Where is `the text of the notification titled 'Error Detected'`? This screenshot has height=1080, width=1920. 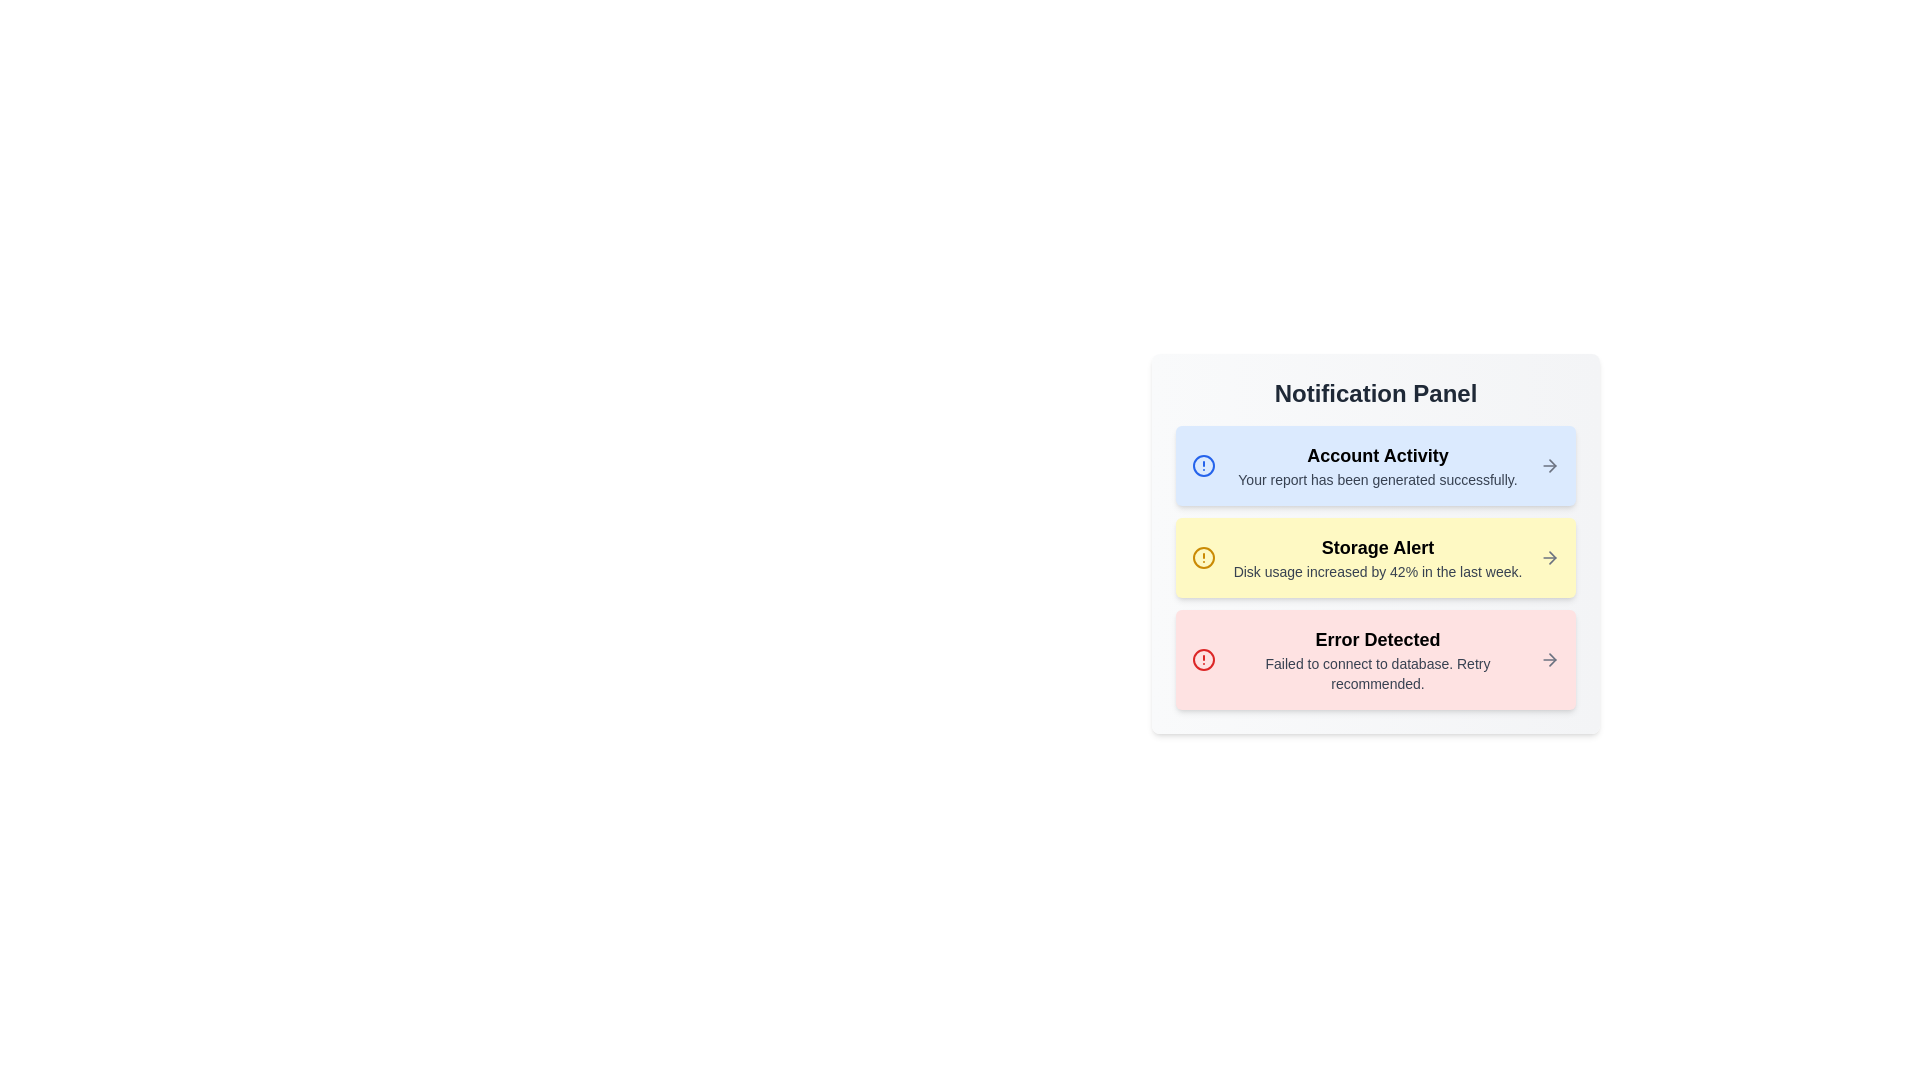
the text of the notification titled 'Error Detected' is located at coordinates (1231, 624).